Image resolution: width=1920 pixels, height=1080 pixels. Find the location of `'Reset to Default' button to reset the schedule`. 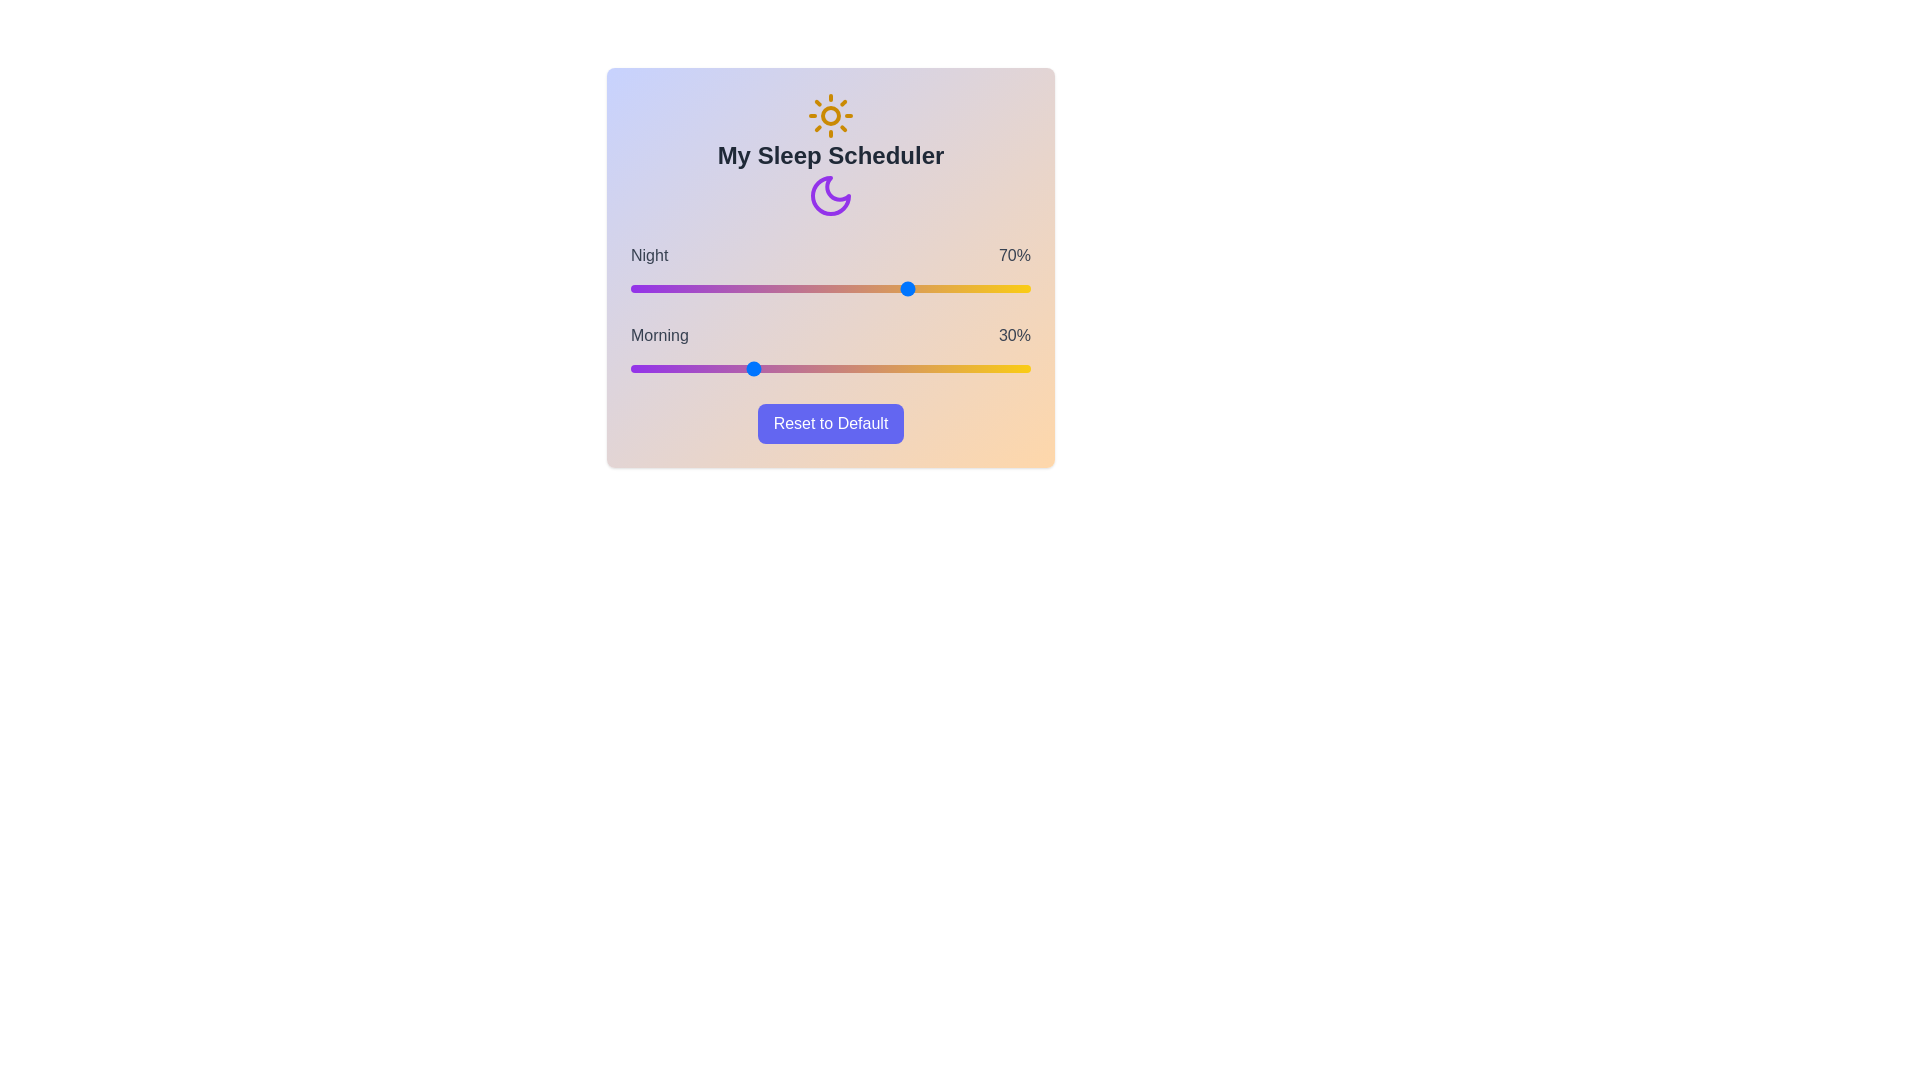

'Reset to Default' button to reset the schedule is located at coordinates (830, 423).